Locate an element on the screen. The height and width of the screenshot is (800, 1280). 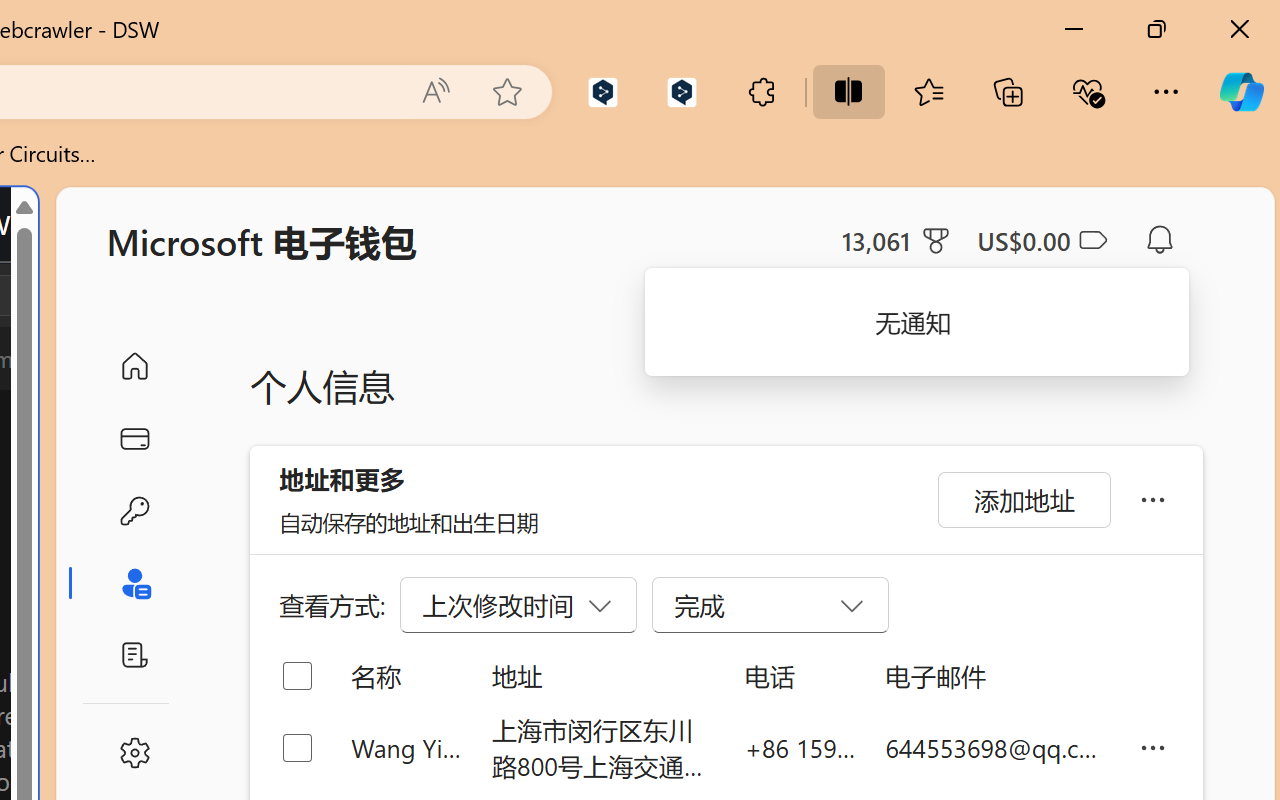
'+86 159 0032 4640' is located at coordinates (800, 747).